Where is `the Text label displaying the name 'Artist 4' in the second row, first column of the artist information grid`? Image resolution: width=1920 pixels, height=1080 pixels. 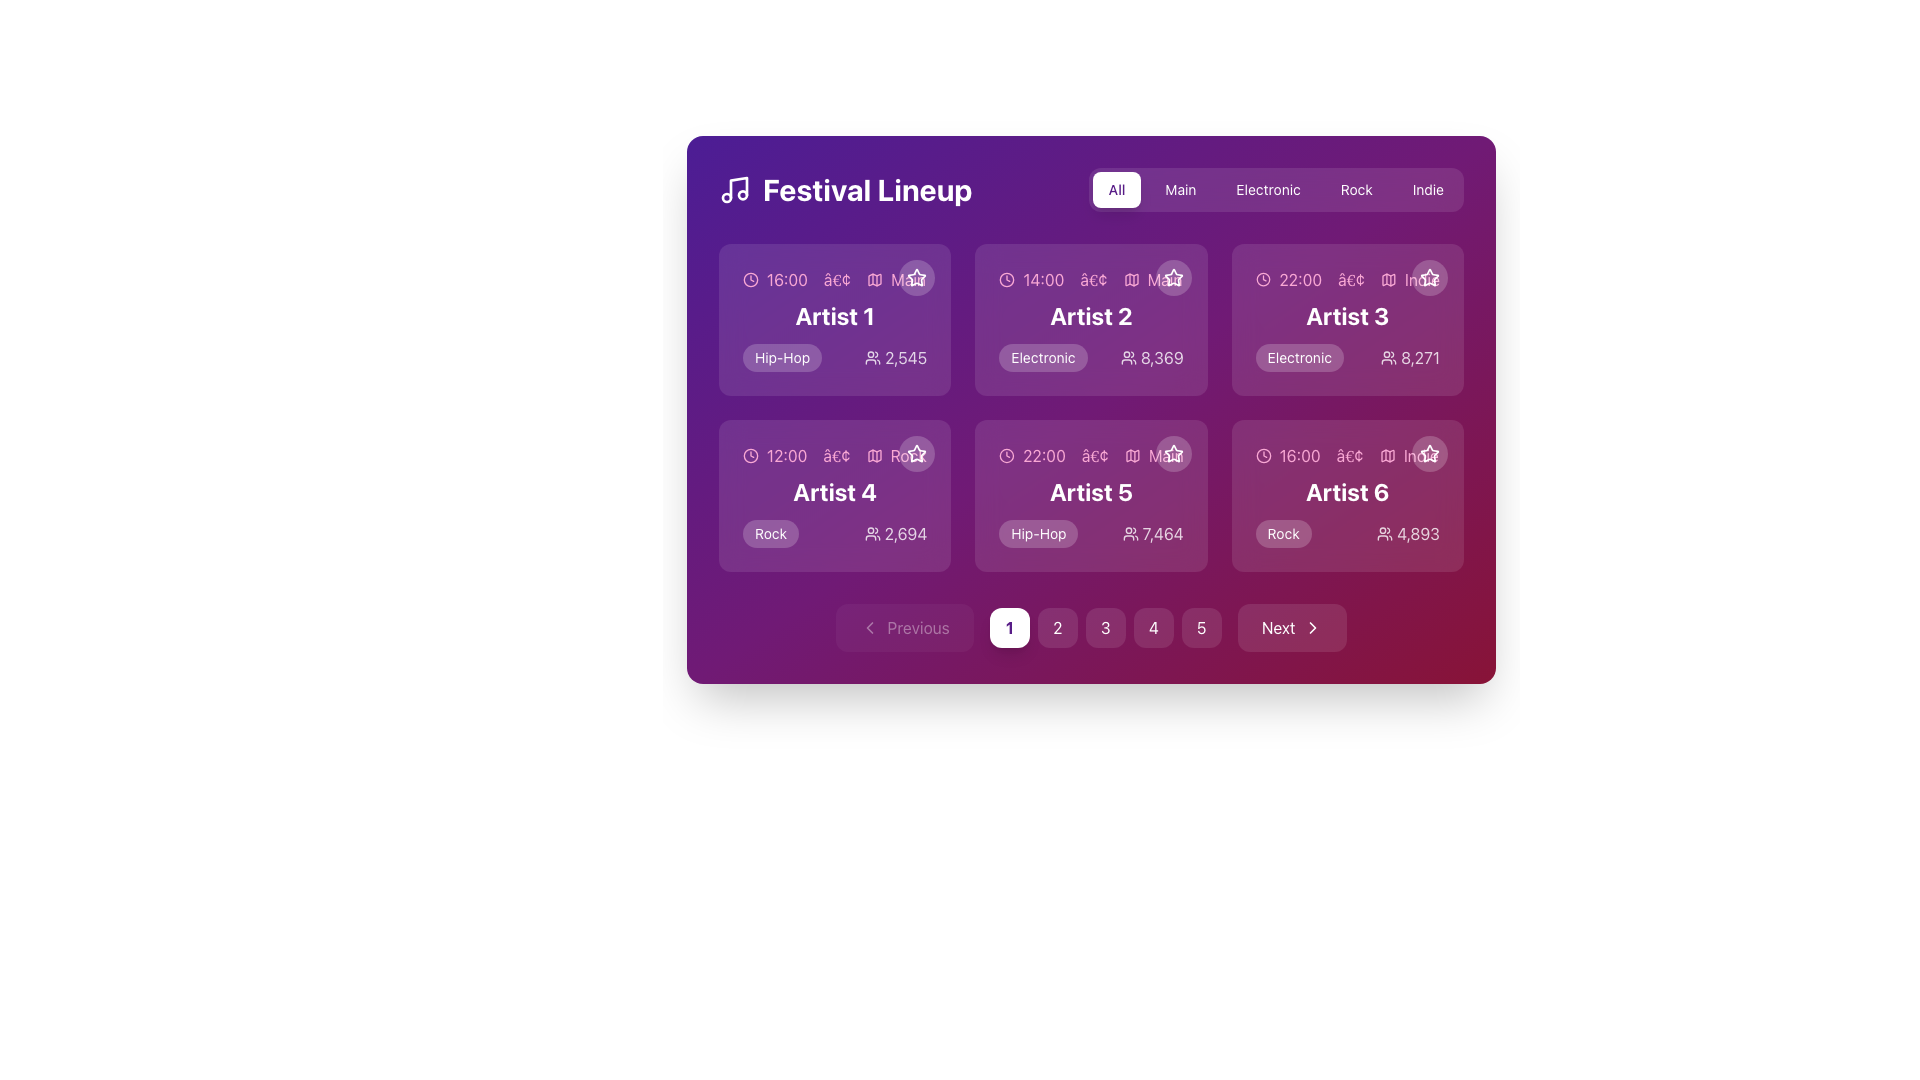
the Text label displaying the name 'Artist 4' in the second row, first column of the artist information grid is located at coordinates (835, 492).